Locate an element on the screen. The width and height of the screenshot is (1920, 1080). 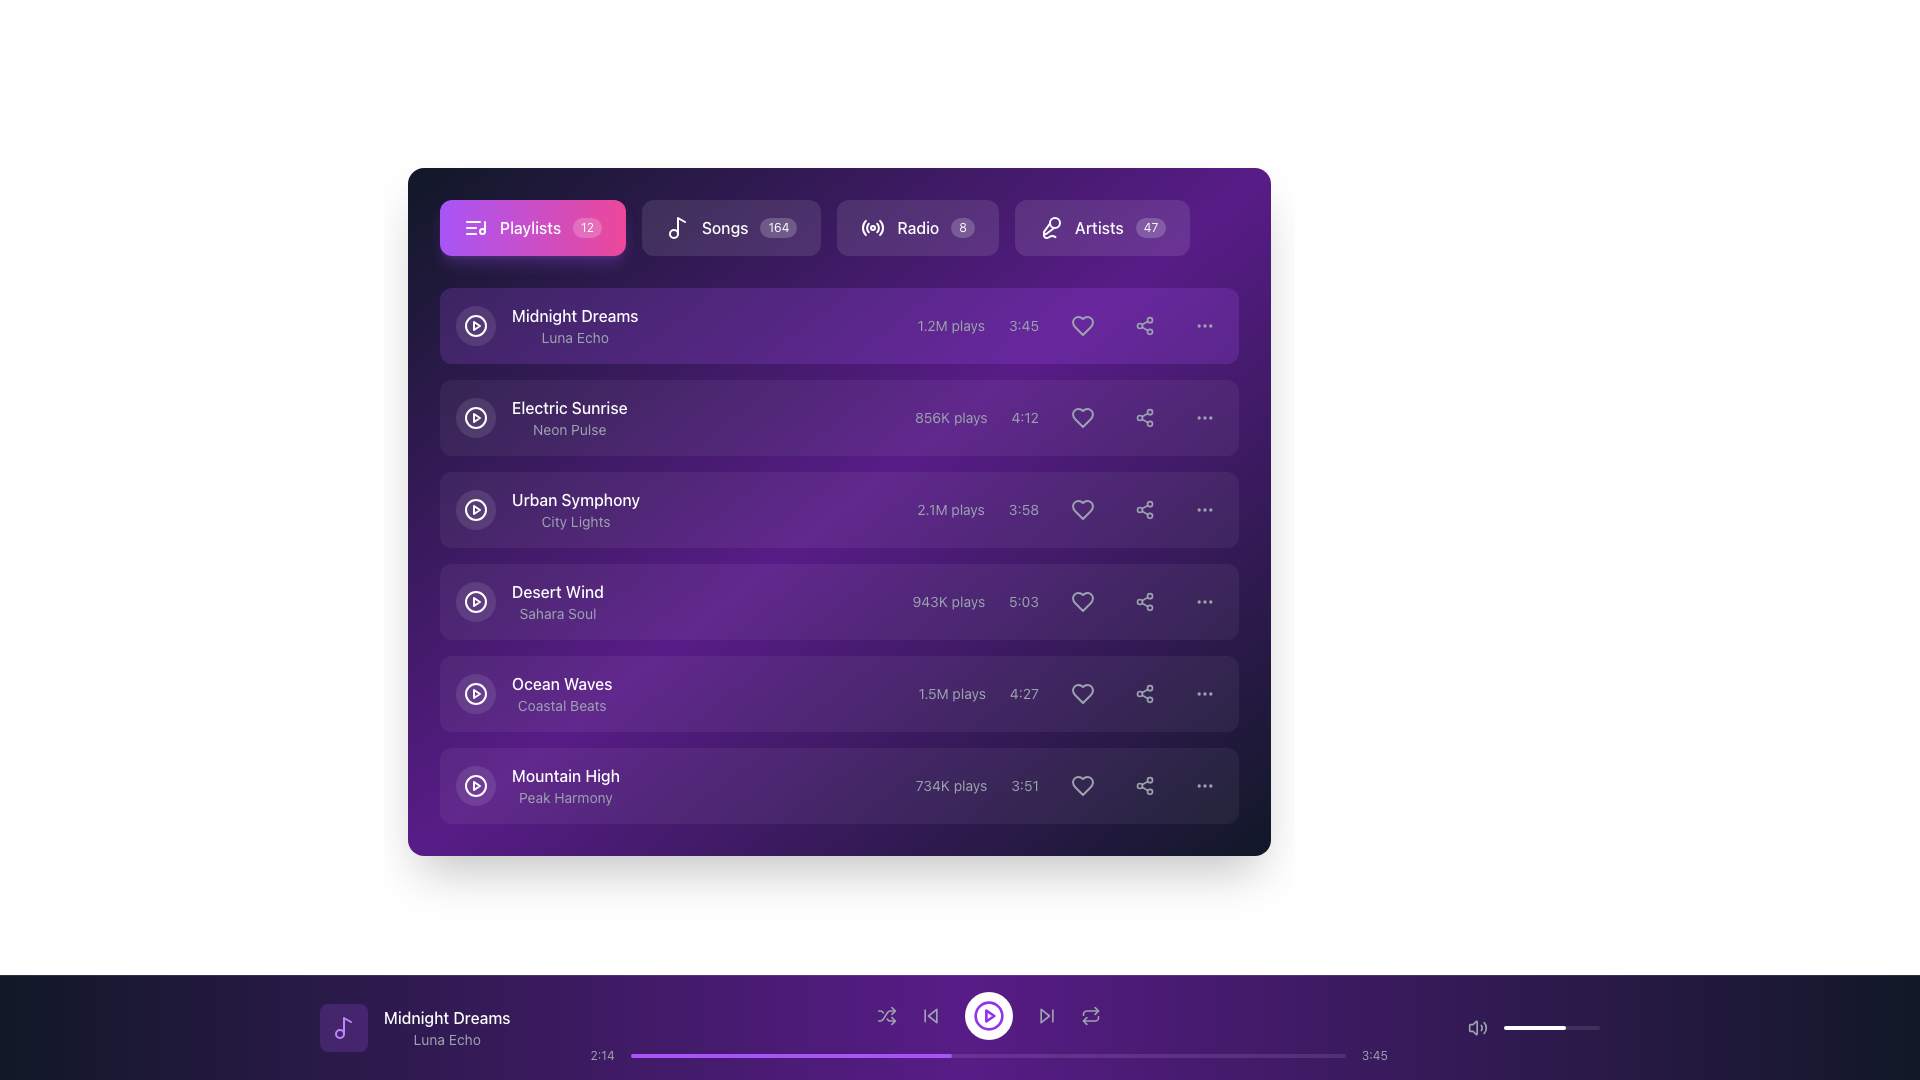
the first list item in the 'Playlists' section, which features a purple gradient background and includes the title 'Midnight Dreams' and associated metadata is located at coordinates (839, 325).